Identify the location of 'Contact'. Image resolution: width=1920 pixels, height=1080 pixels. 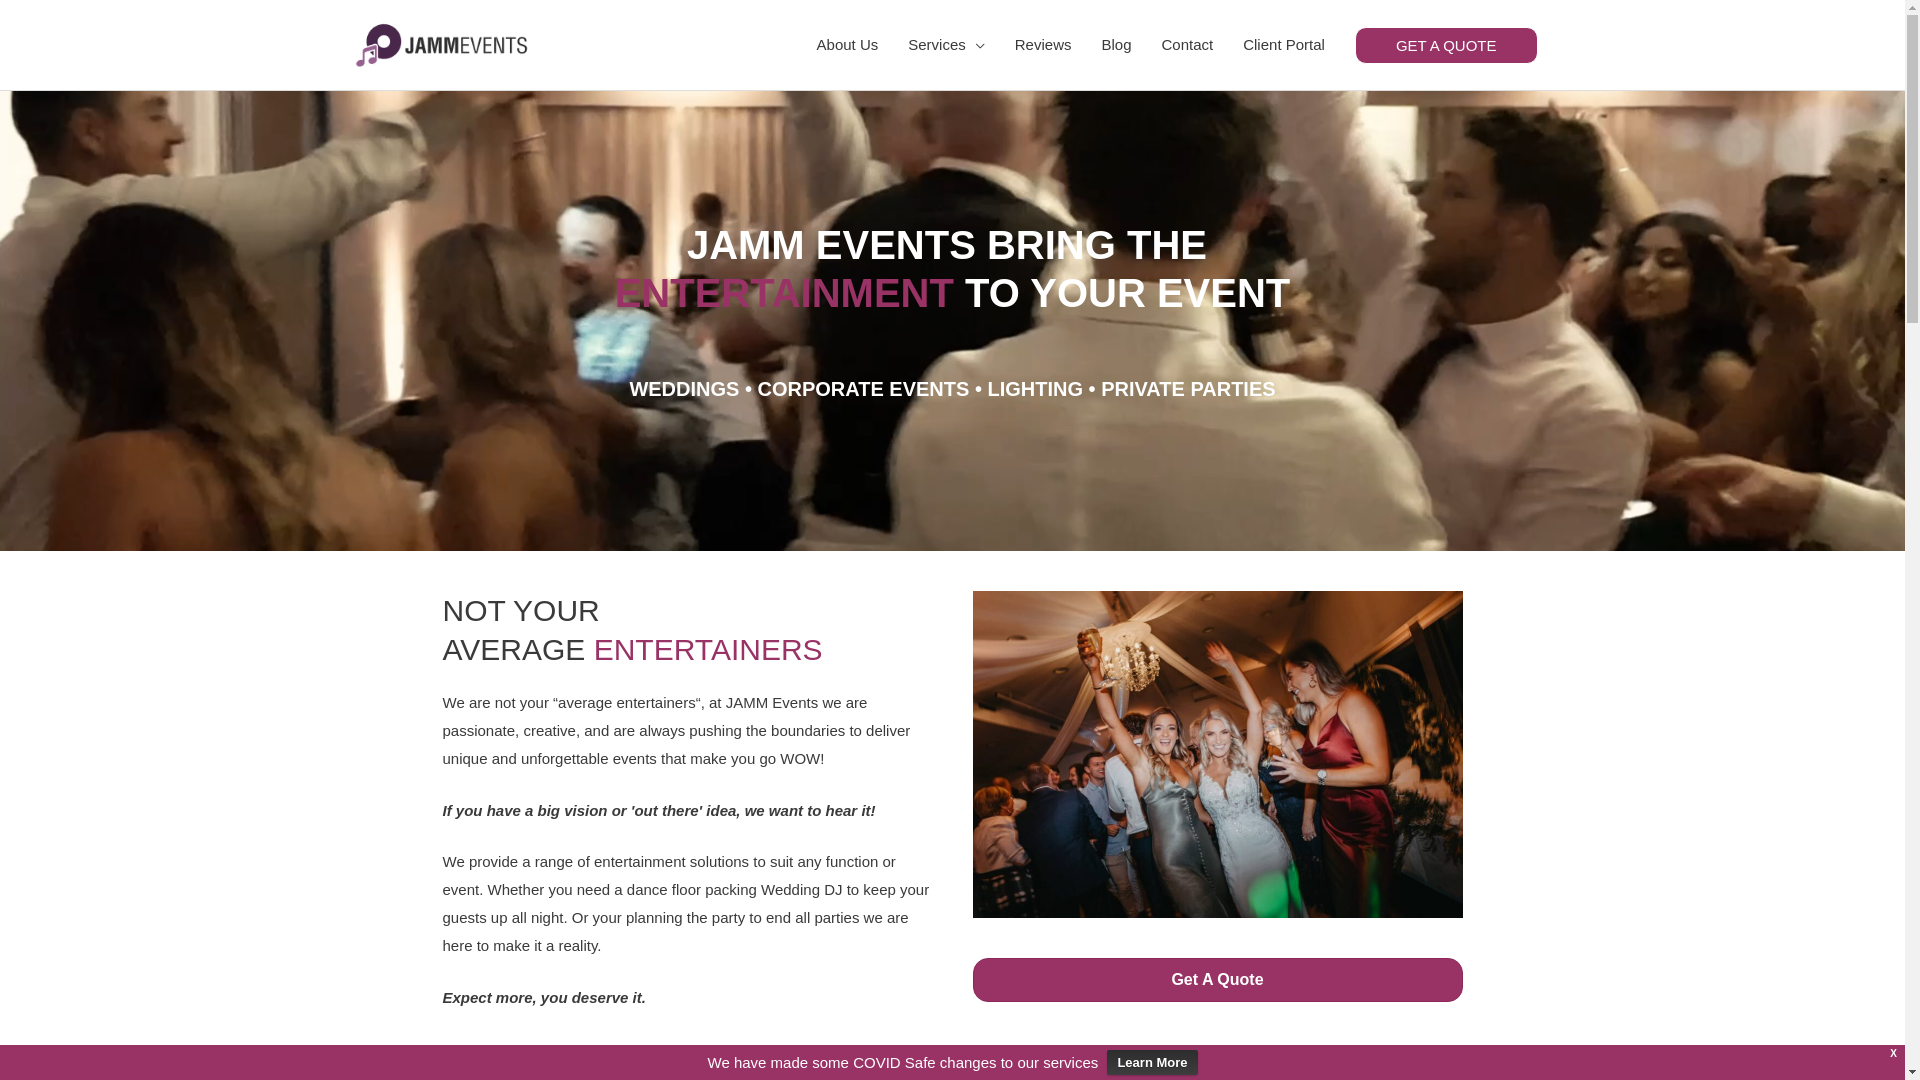
(1186, 45).